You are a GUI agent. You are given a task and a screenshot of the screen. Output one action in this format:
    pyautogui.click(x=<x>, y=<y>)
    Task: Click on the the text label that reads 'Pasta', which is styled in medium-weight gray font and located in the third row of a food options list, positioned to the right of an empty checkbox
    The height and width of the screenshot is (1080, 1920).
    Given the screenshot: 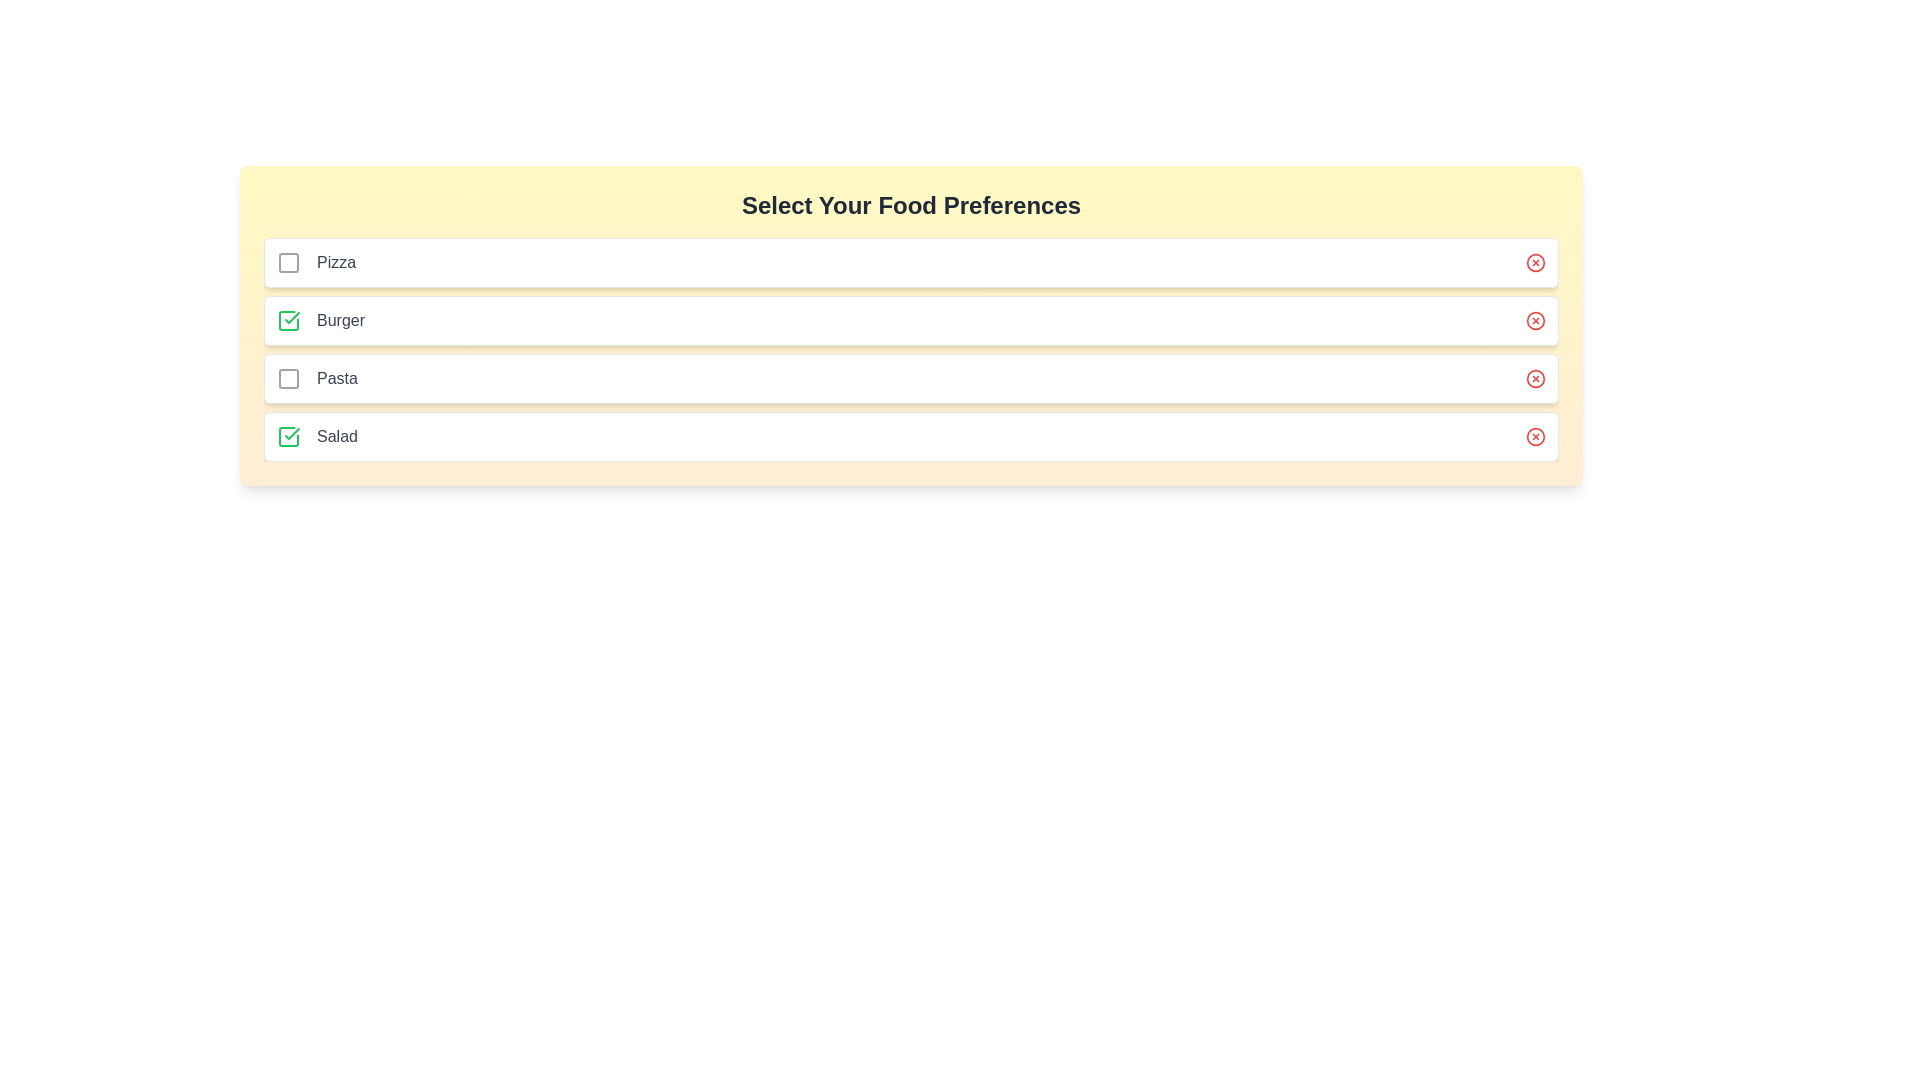 What is the action you would take?
    pyautogui.click(x=337, y=378)
    